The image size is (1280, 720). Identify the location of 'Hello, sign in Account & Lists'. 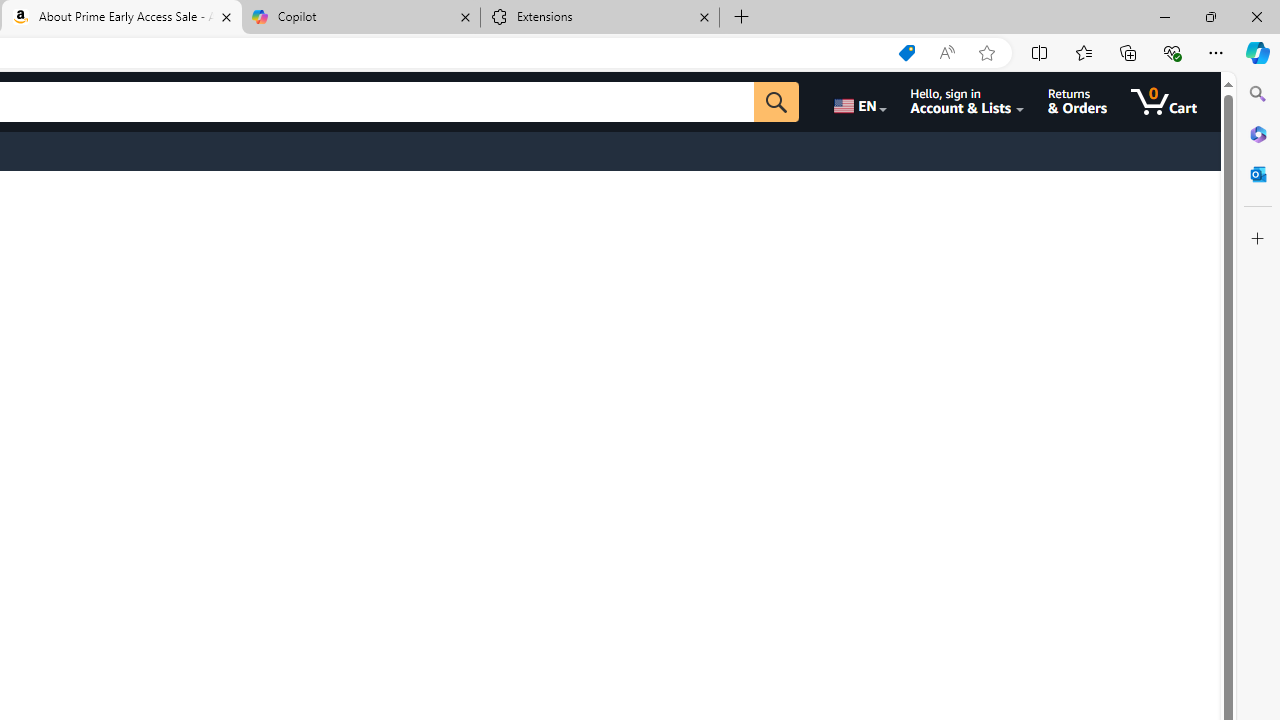
(967, 101).